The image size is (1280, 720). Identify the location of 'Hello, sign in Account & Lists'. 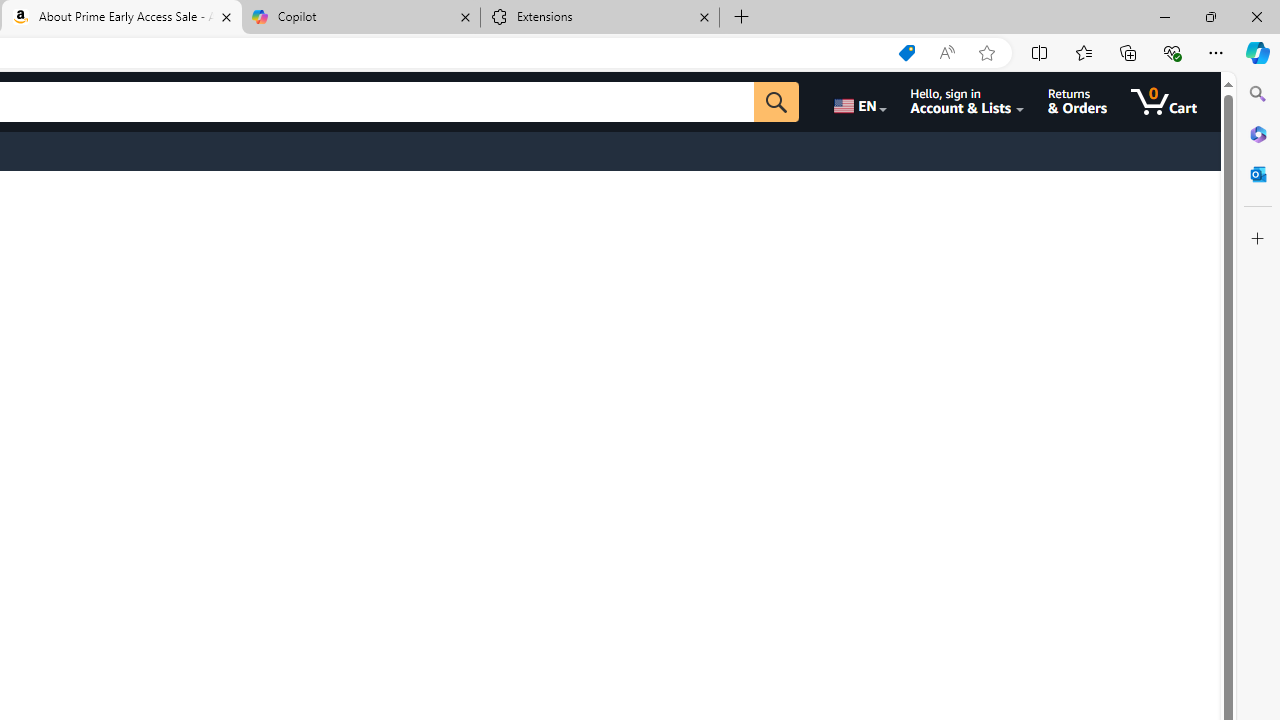
(967, 101).